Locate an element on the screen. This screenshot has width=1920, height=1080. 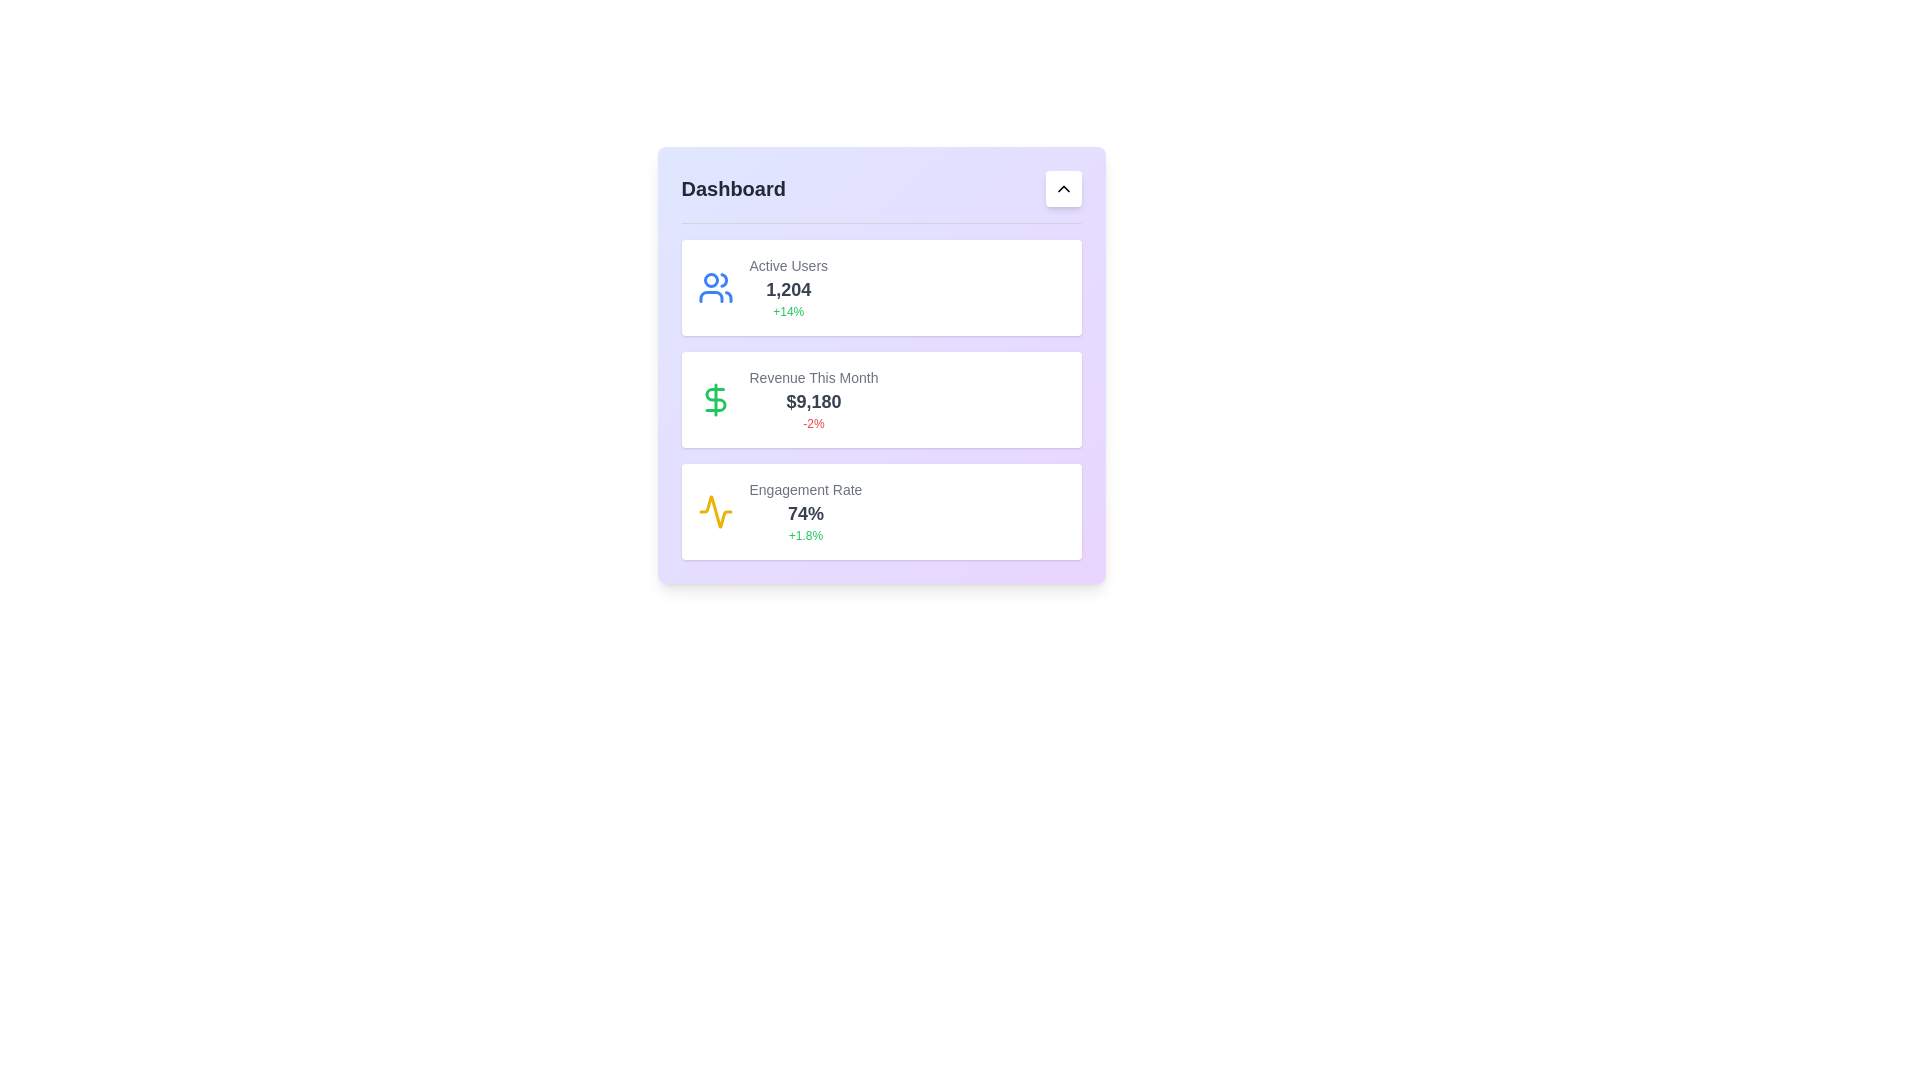
displayed revenue amount from the text label positioned centrally within the 'Revenue This Month' card, located between the 'Revenue This Month' label and the '-2%' percentage indicator is located at coordinates (813, 401).